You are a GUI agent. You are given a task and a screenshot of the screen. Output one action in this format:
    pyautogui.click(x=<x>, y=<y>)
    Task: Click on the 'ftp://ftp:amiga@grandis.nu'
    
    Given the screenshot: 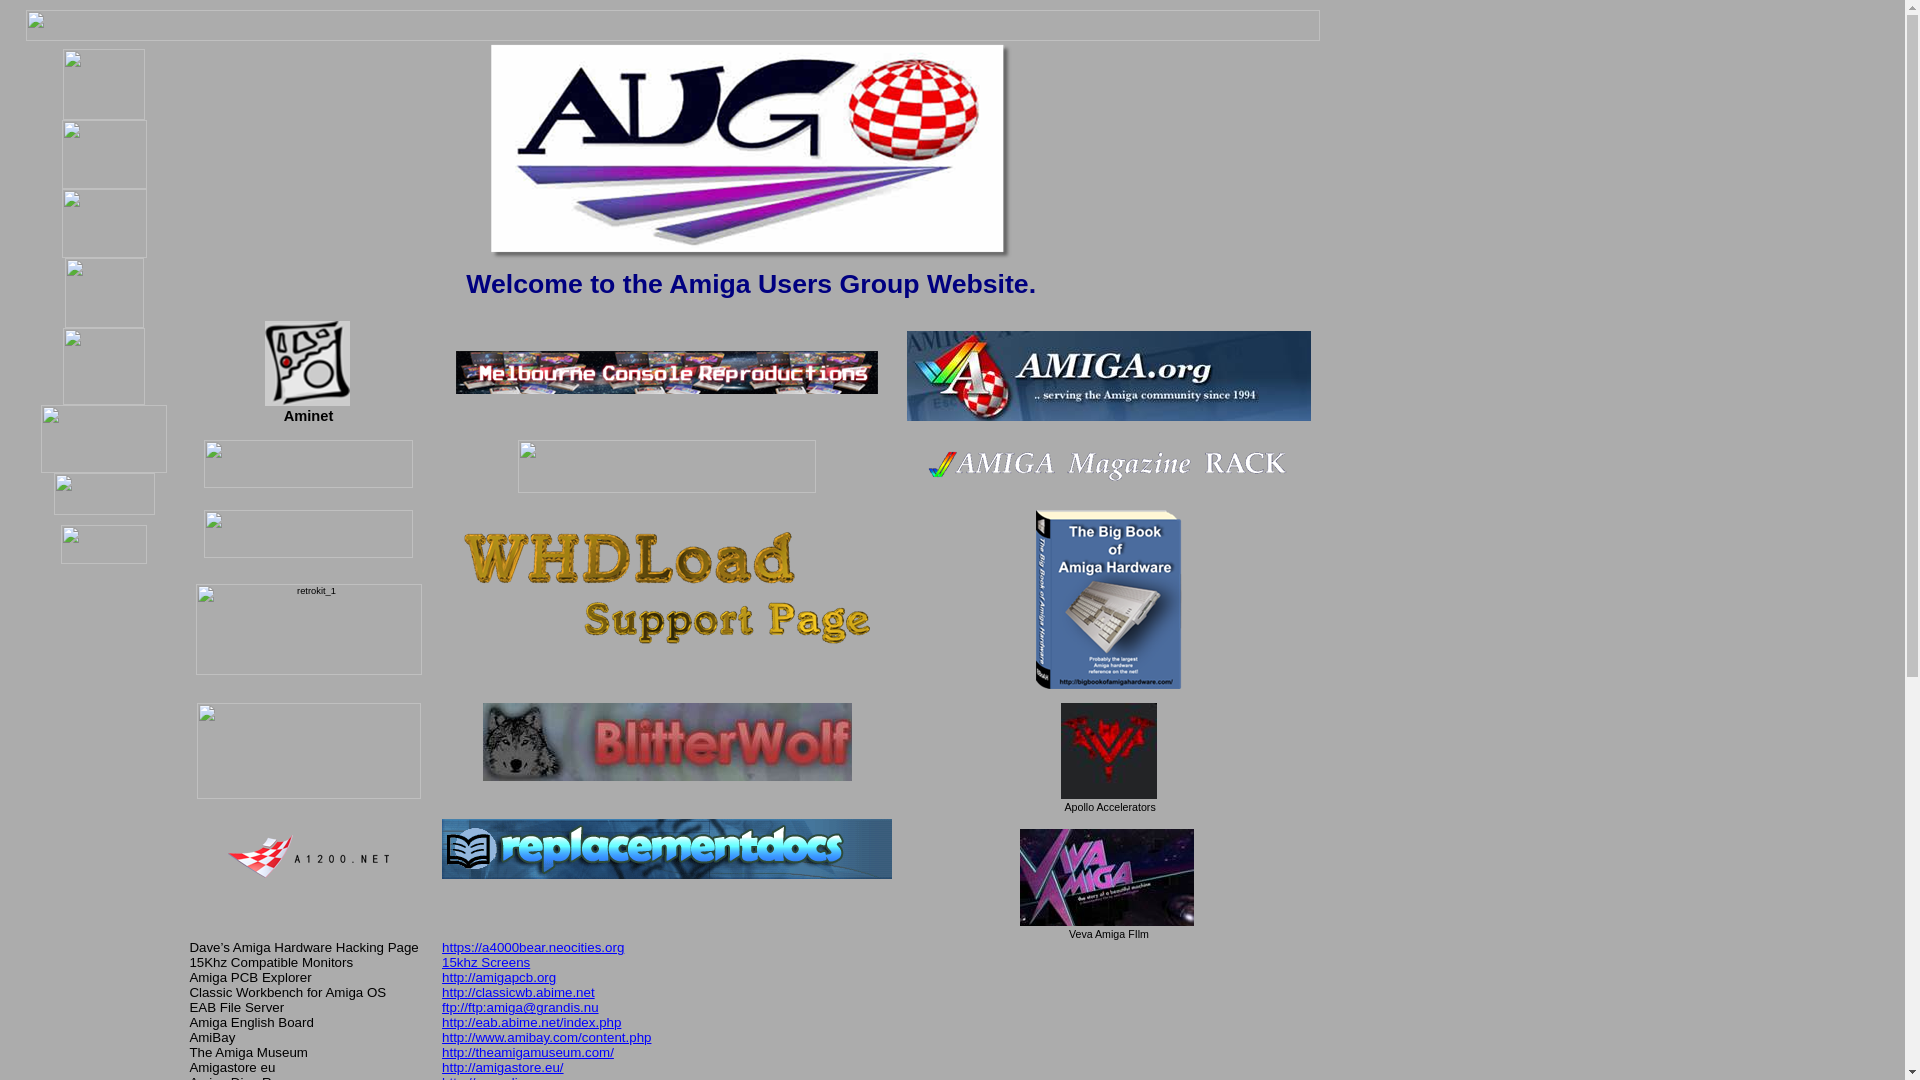 What is the action you would take?
    pyautogui.click(x=520, y=1007)
    